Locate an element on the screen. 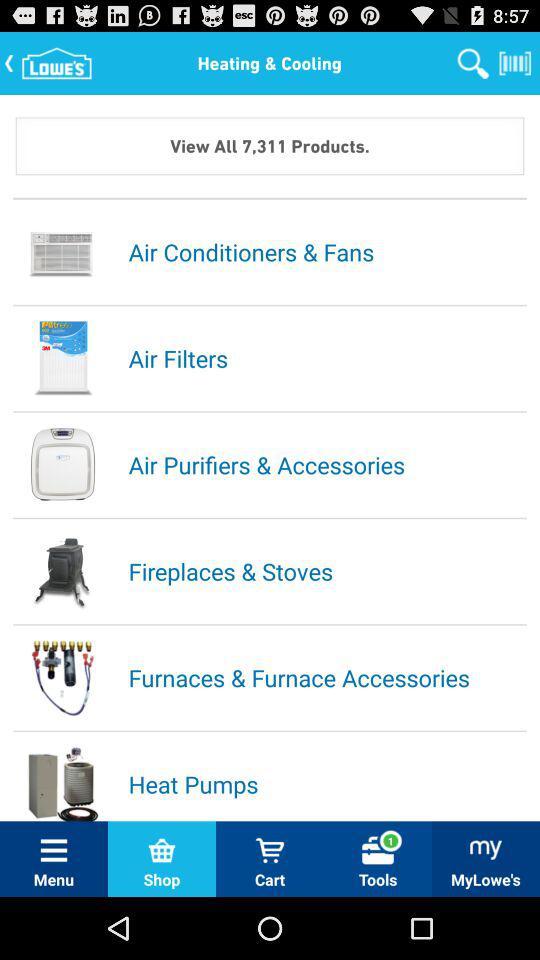 Image resolution: width=540 pixels, height=960 pixels. item above the fireplaces & stoves app is located at coordinates (326, 464).